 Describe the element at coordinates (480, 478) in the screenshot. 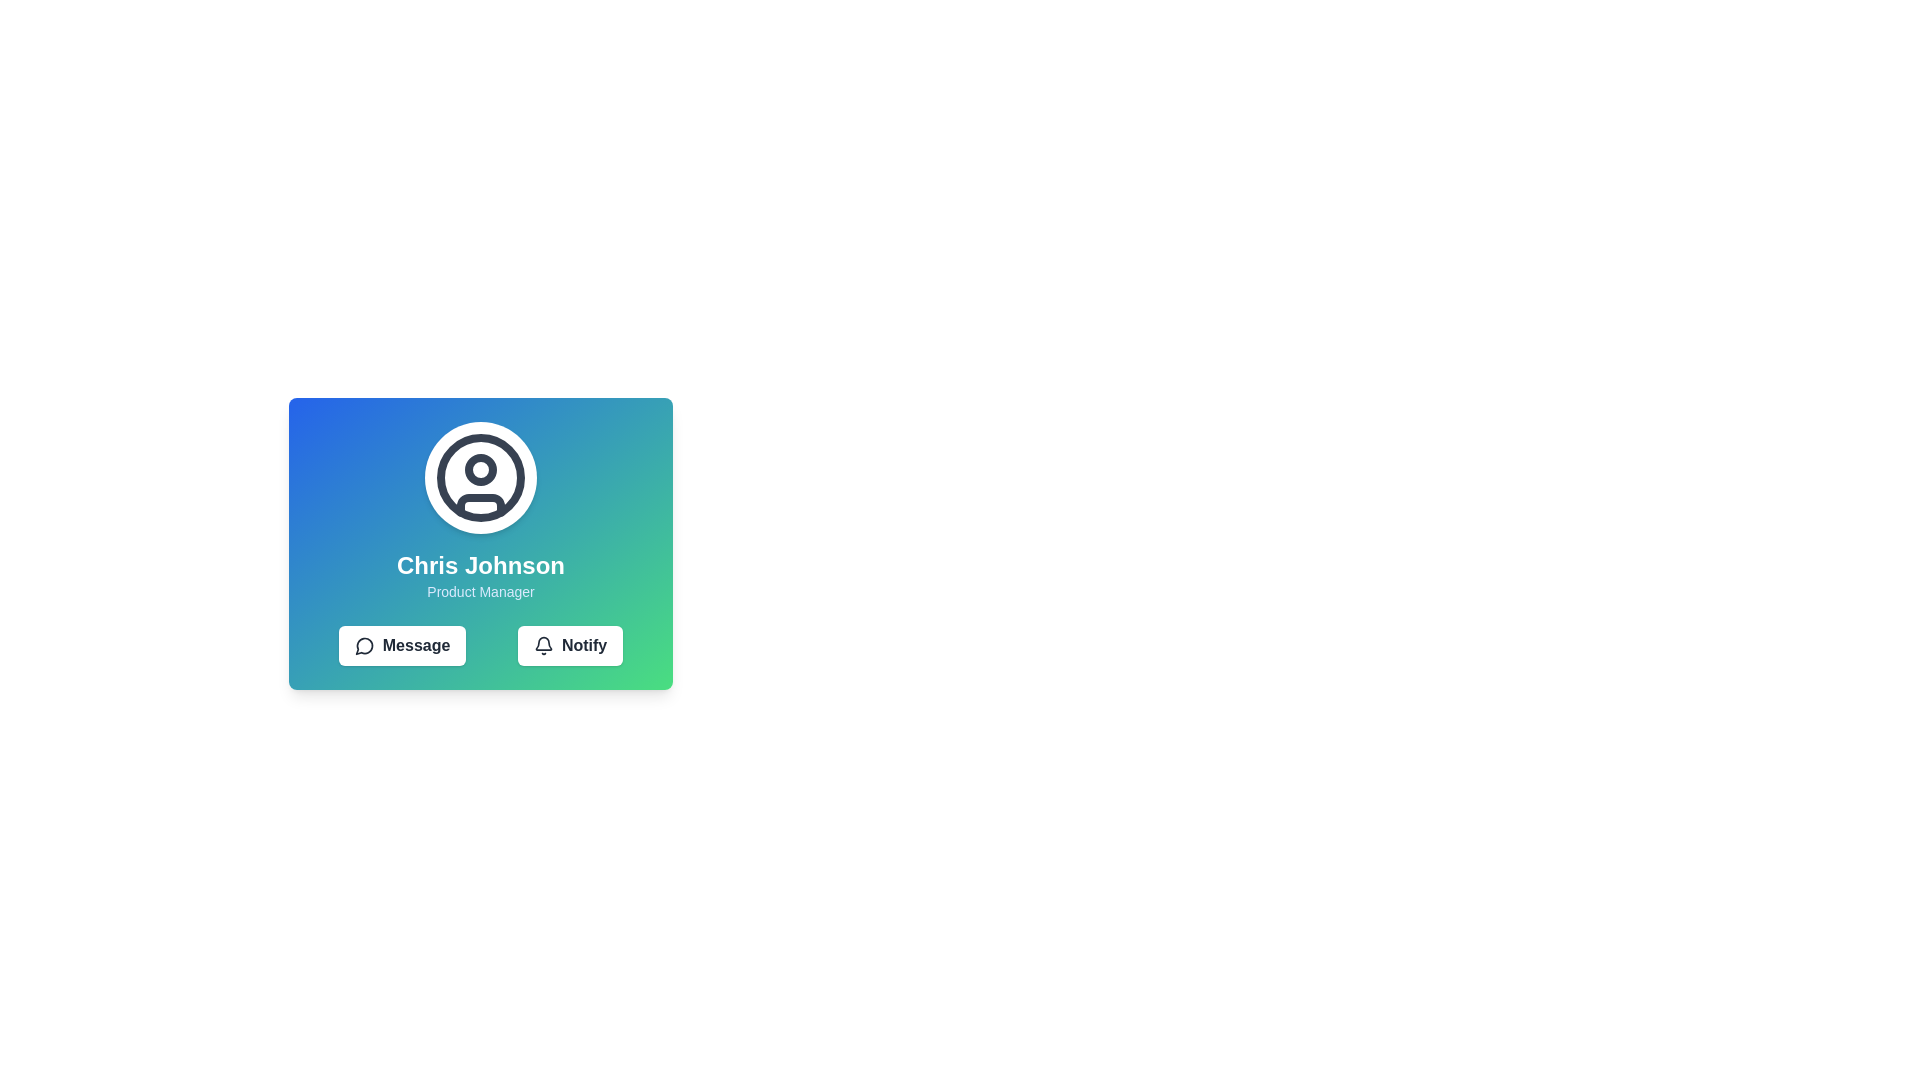

I see `the filled circular shape with a dark border that is the innermost circle of the user profile icon, located above the text 'Chris Johnson Product Manager'` at that location.